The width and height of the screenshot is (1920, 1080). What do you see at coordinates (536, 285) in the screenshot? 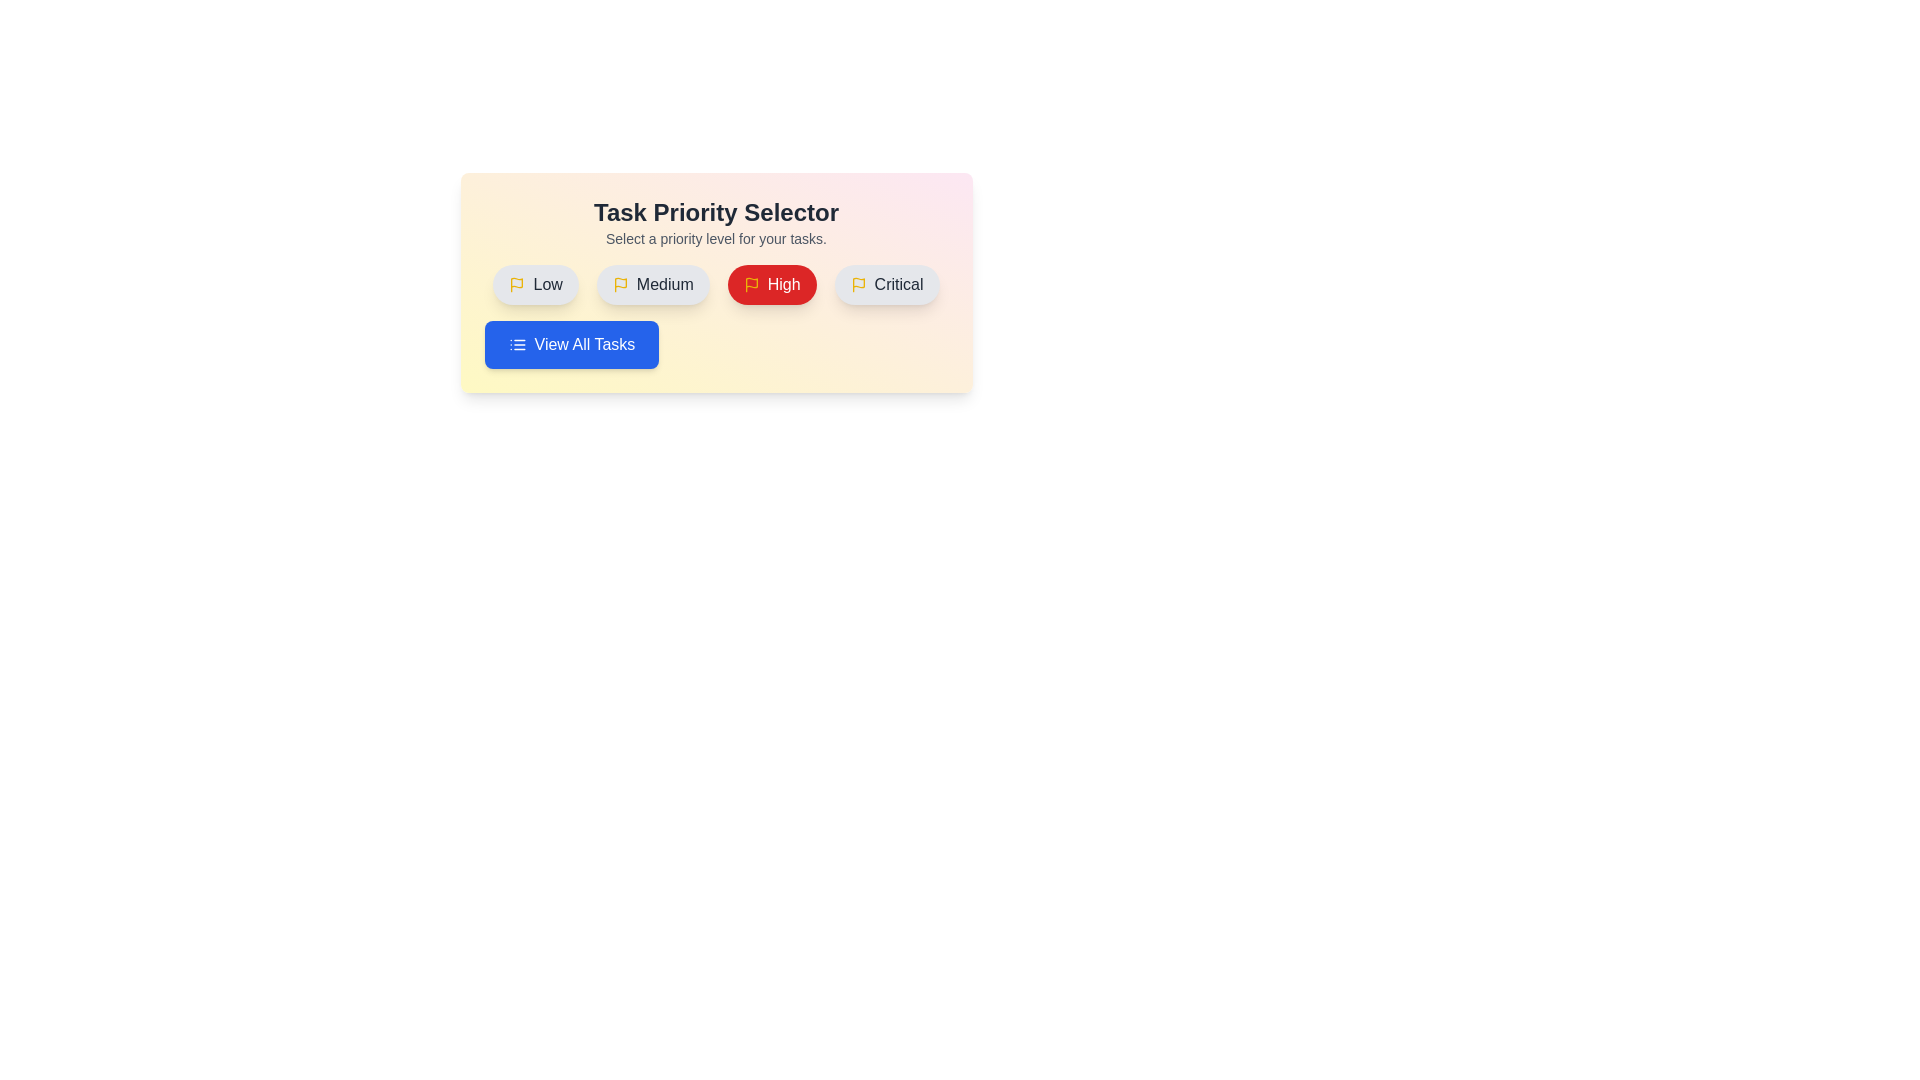
I see `the button labeled Low to observe its hover effect` at bounding box center [536, 285].